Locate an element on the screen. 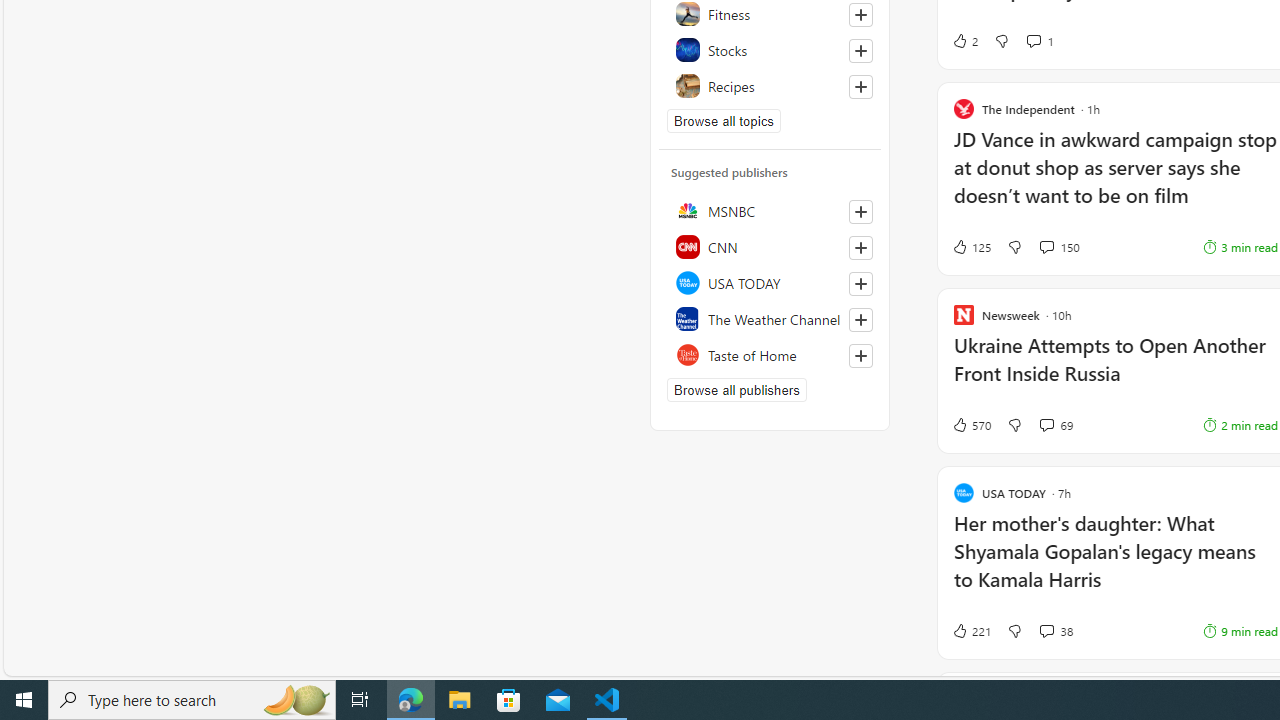  'Browse all publishers' is located at coordinates (735, 389).